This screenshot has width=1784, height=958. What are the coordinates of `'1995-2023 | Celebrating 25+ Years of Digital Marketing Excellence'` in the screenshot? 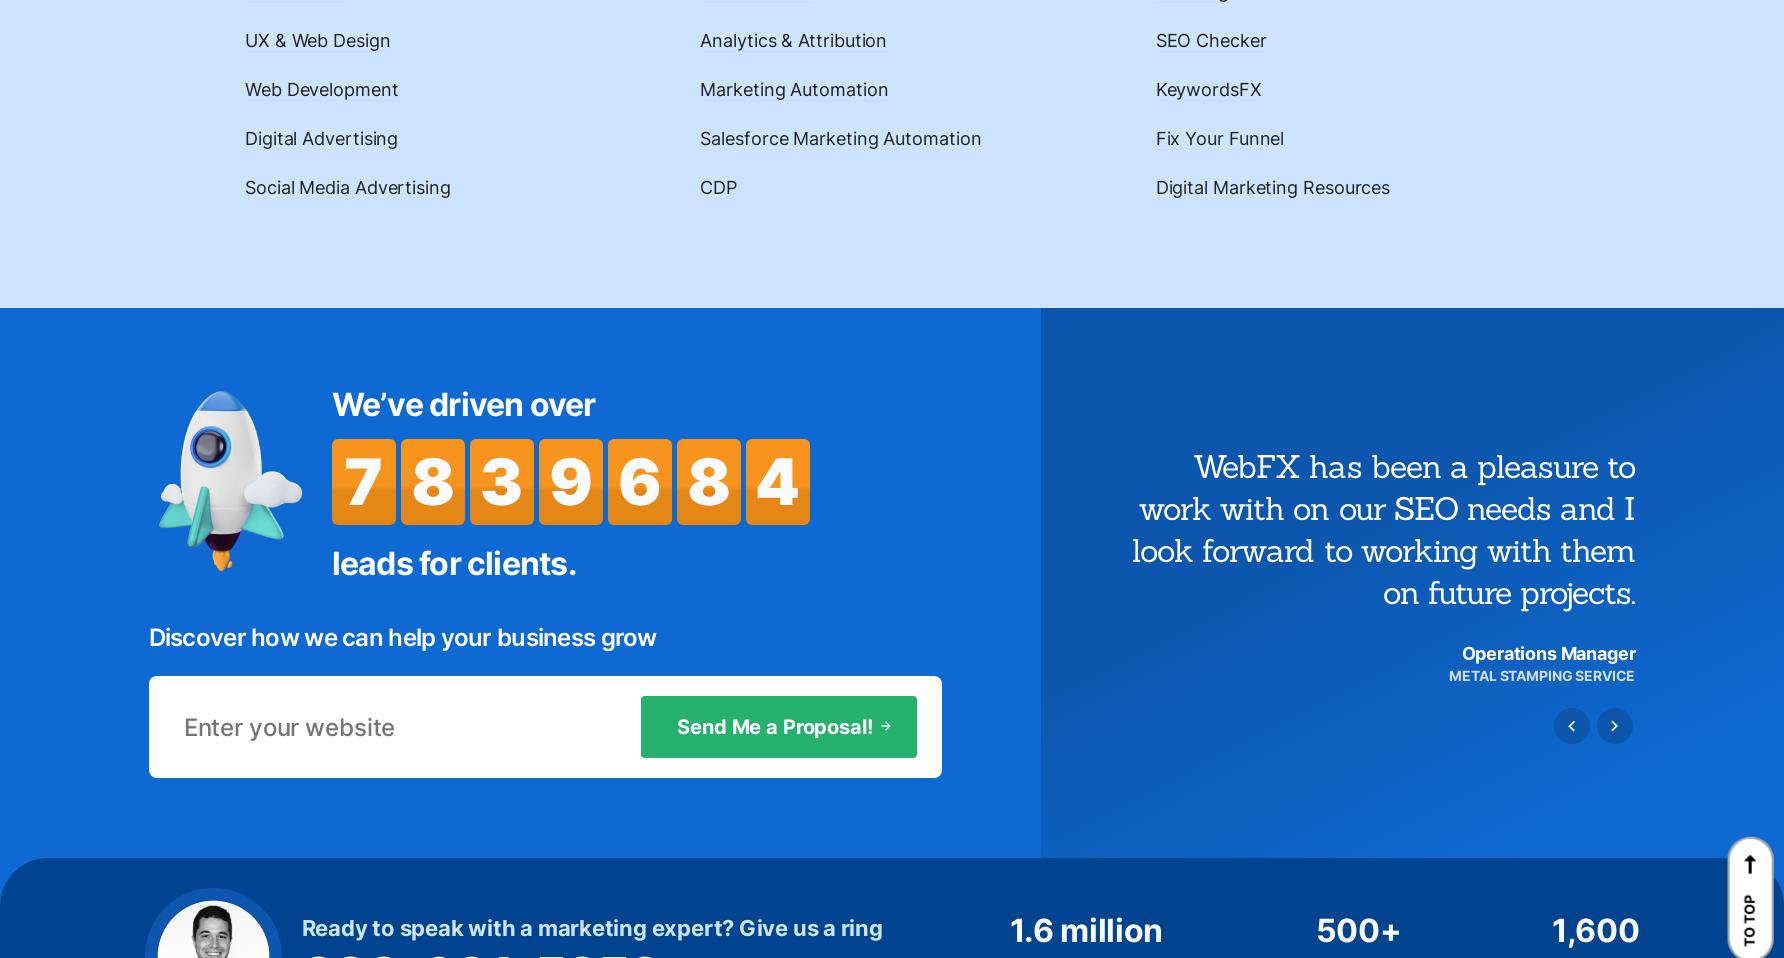 It's located at (414, 885).